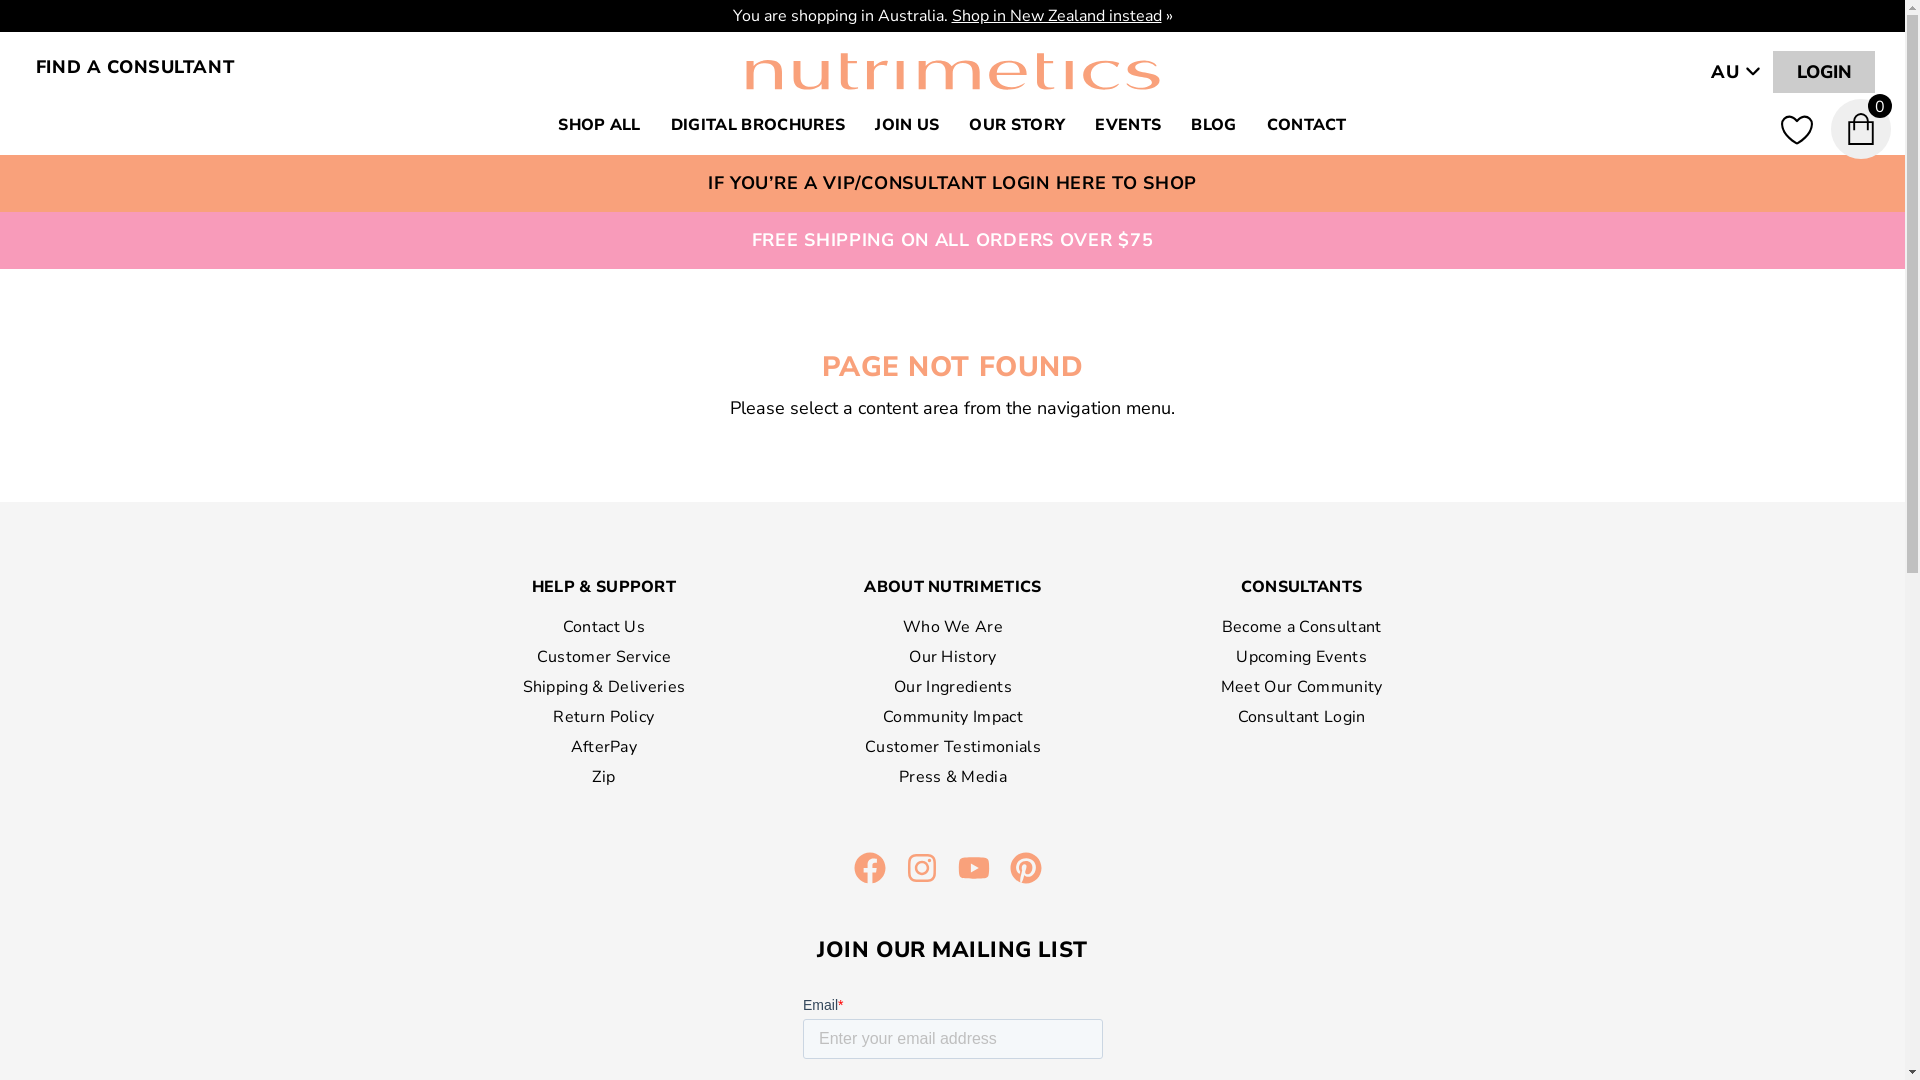  What do you see at coordinates (757, 124) in the screenshot?
I see `'DIGITAL BROCHURES'` at bounding box center [757, 124].